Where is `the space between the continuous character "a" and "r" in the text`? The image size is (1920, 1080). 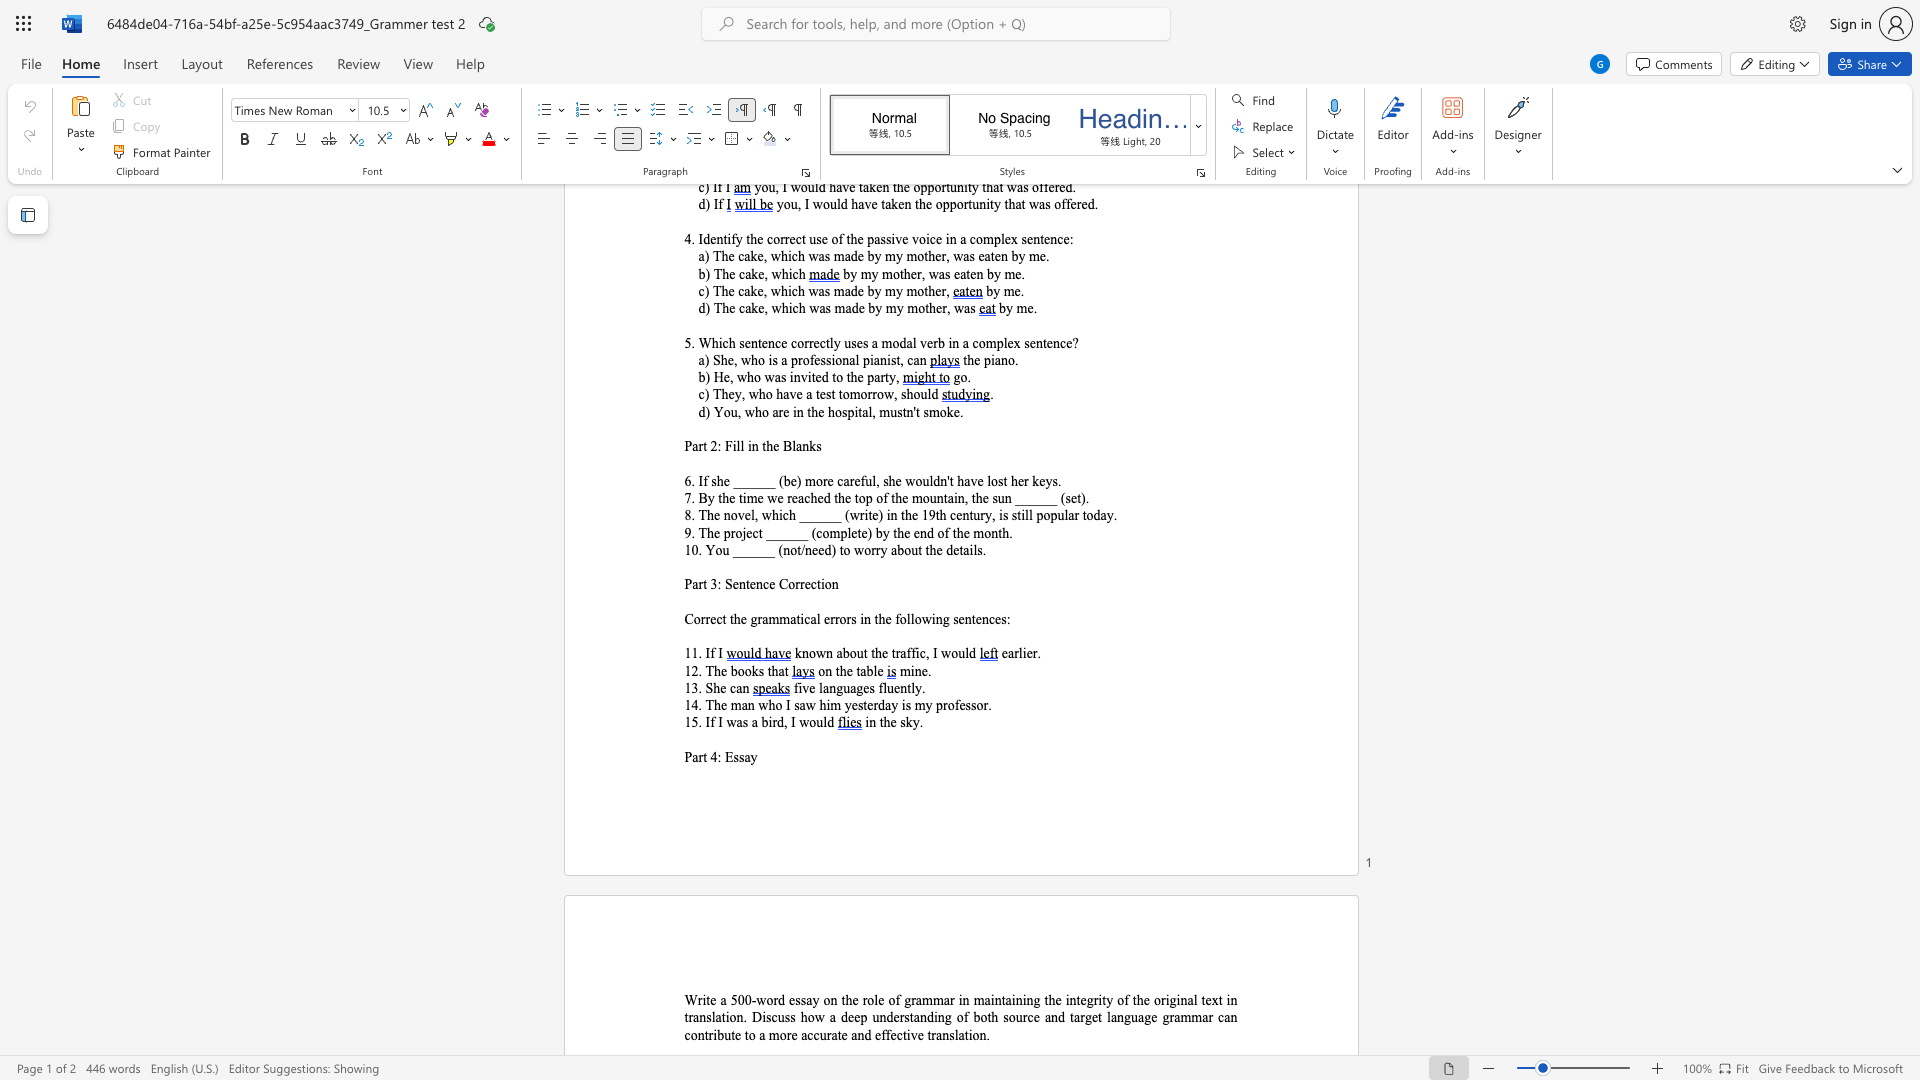 the space between the continuous character "a" and "r" in the text is located at coordinates (698, 757).